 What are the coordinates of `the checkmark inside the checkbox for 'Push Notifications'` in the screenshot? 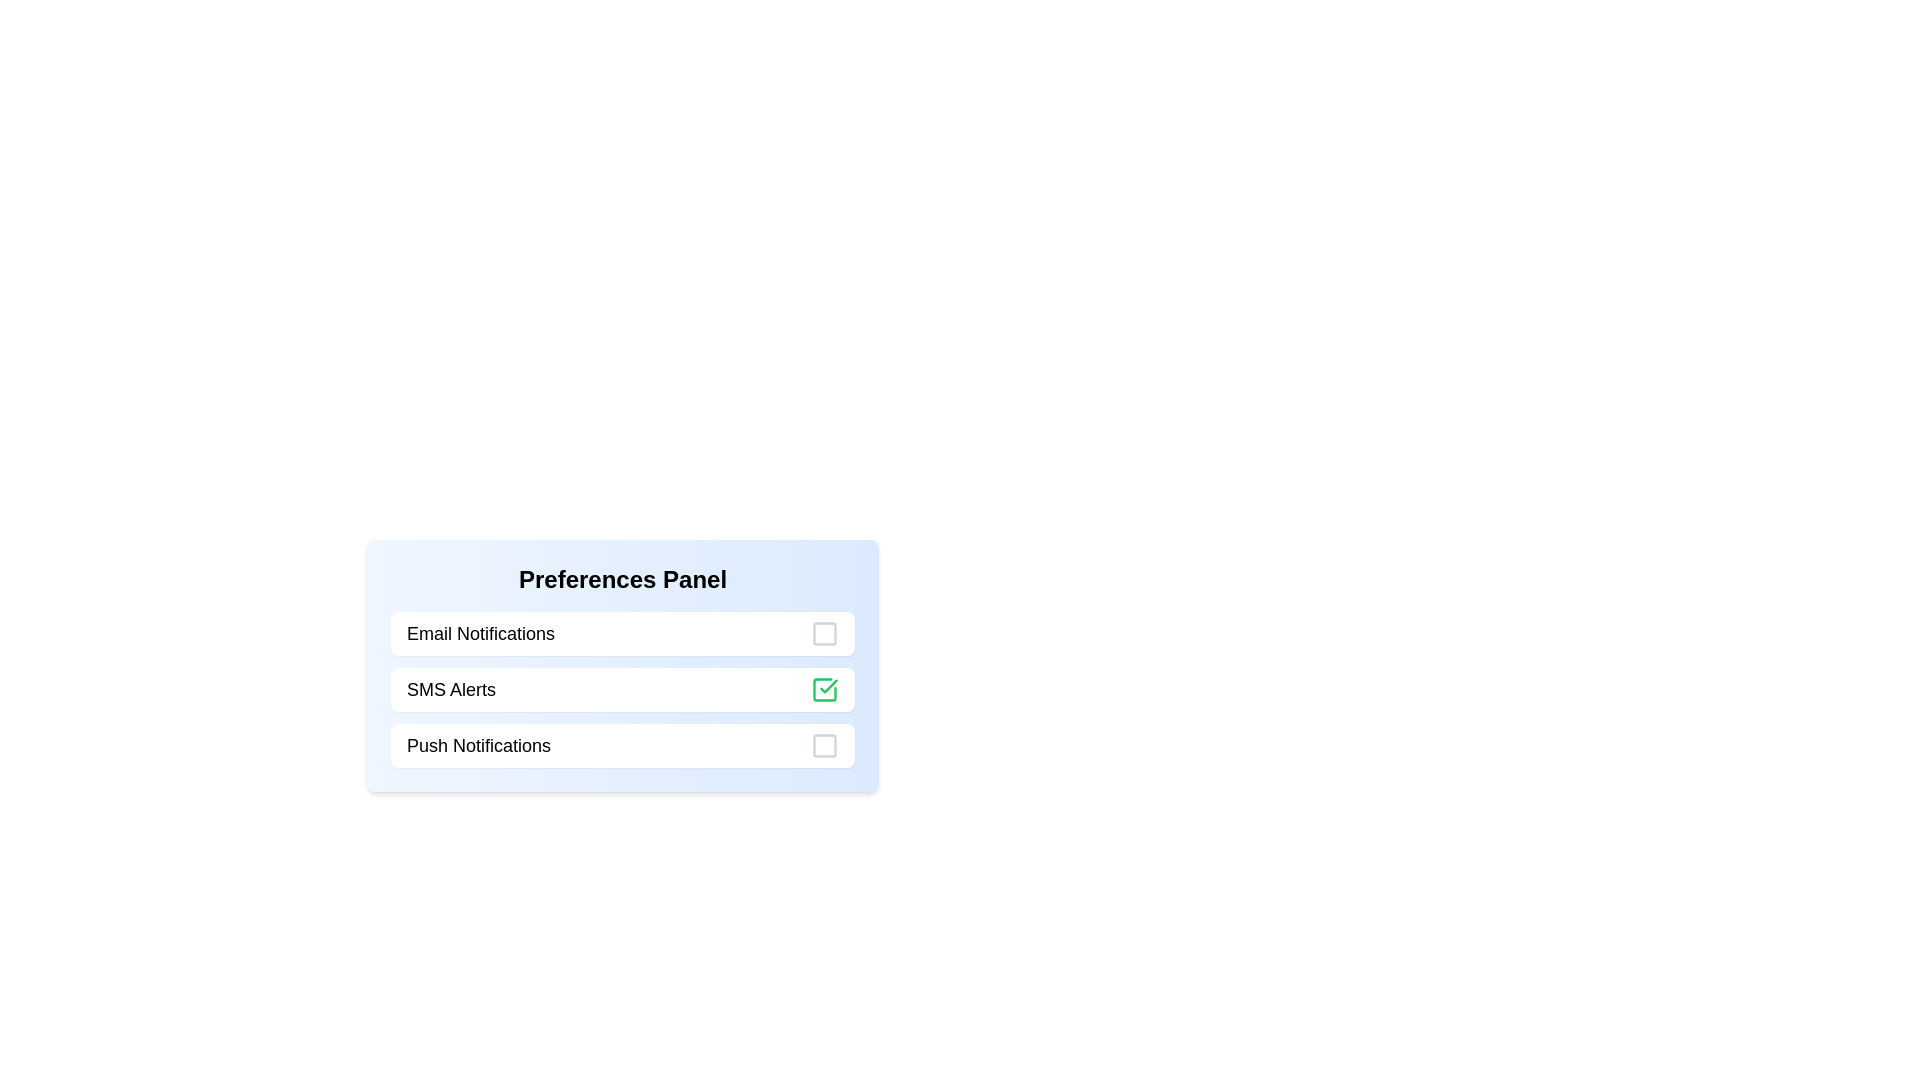 It's located at (825, 745).